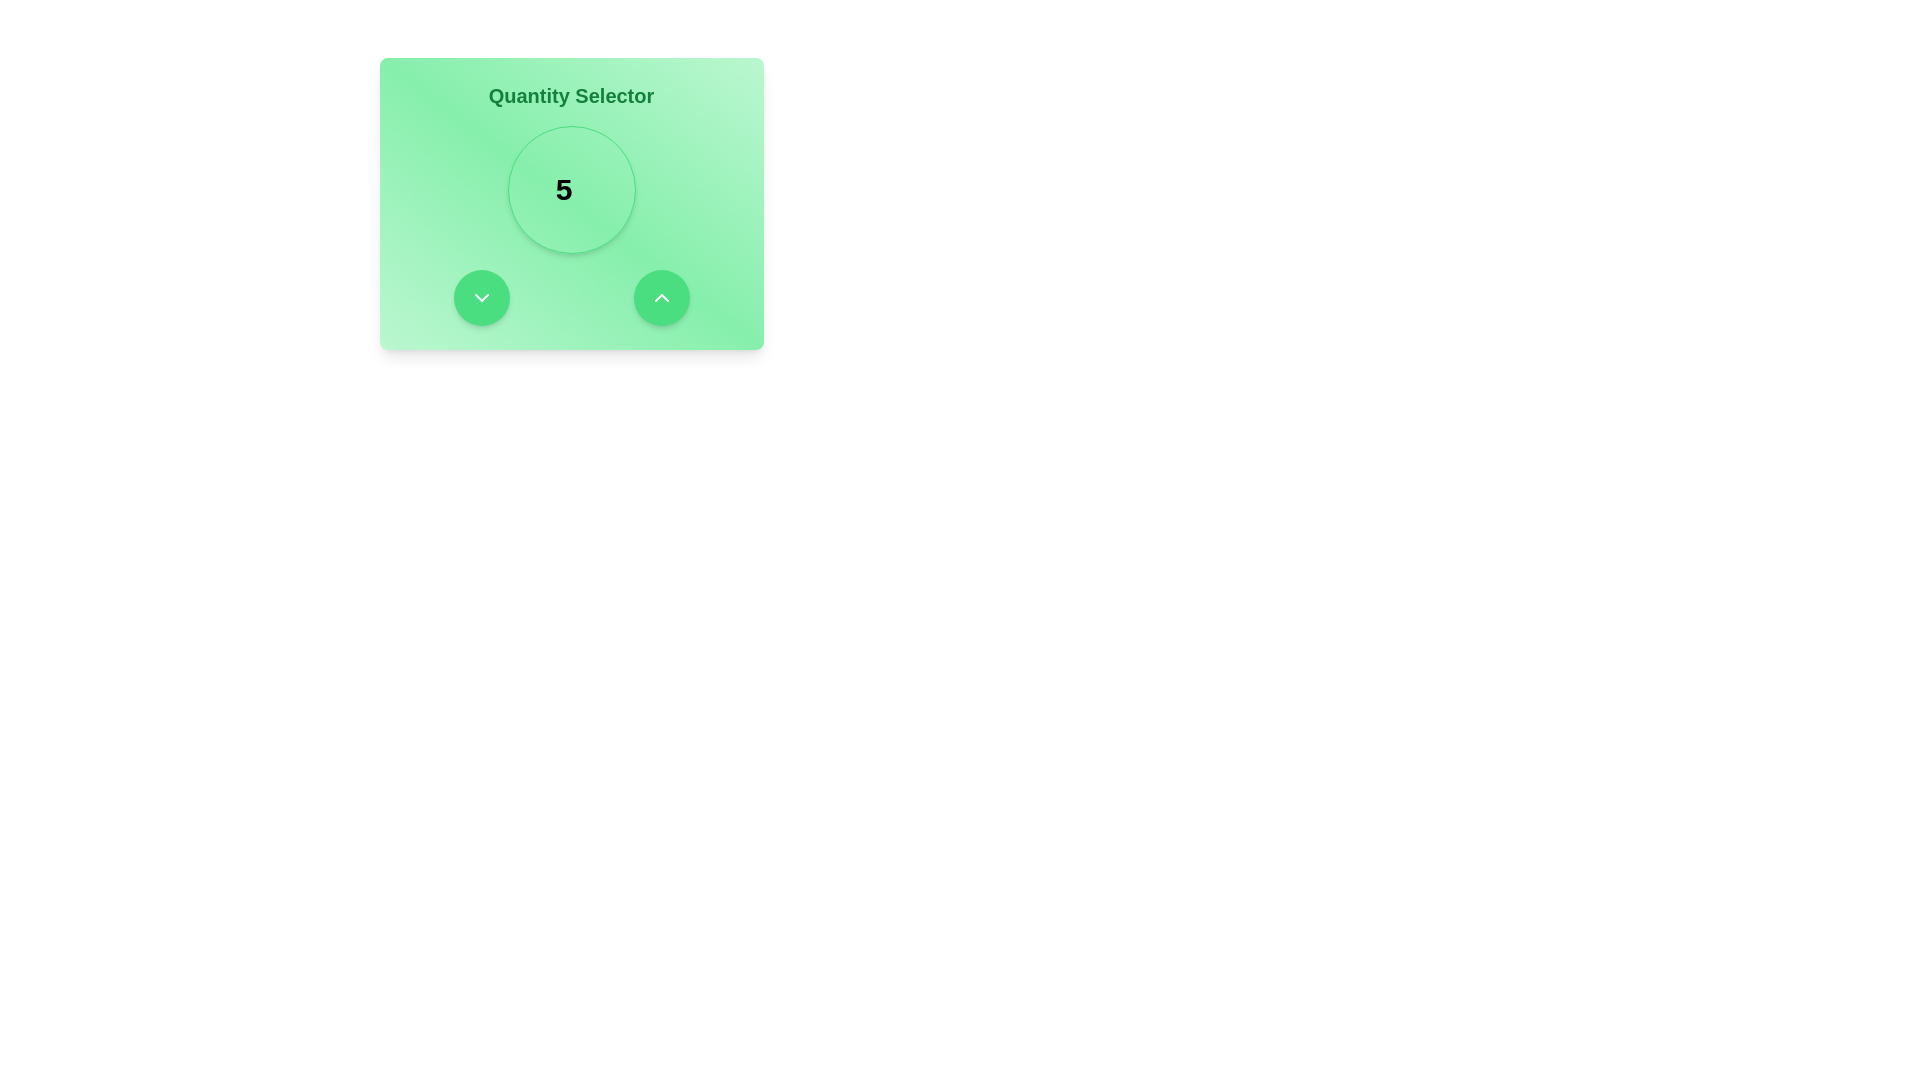 This screenshot has width=1920, height=1080. Describe the element at coordinates (481, 297) in the screenshot. I see `the downward-pointing chevron-down icon inside the green circular button of the 'Quantity Selector' component` at that location.